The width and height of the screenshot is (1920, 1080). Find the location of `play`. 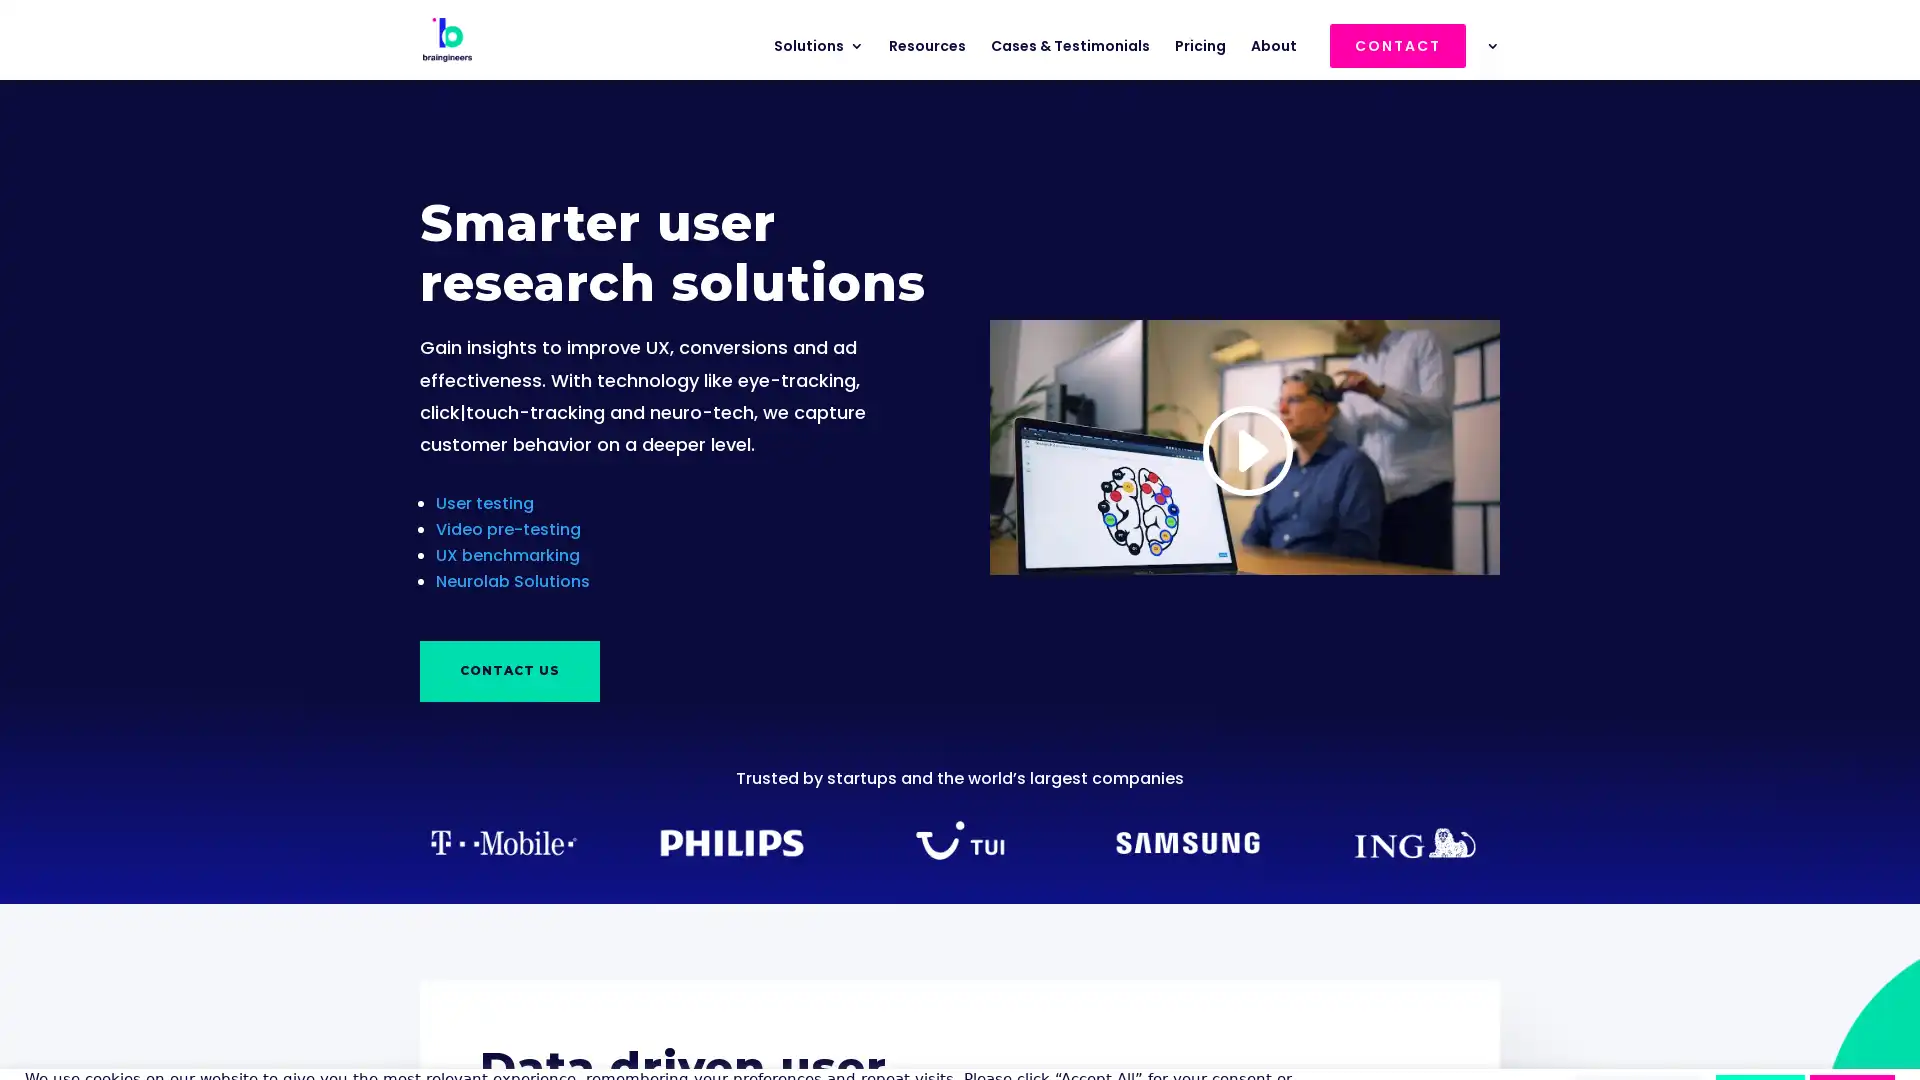

play is located at coordinates (1012, 527).